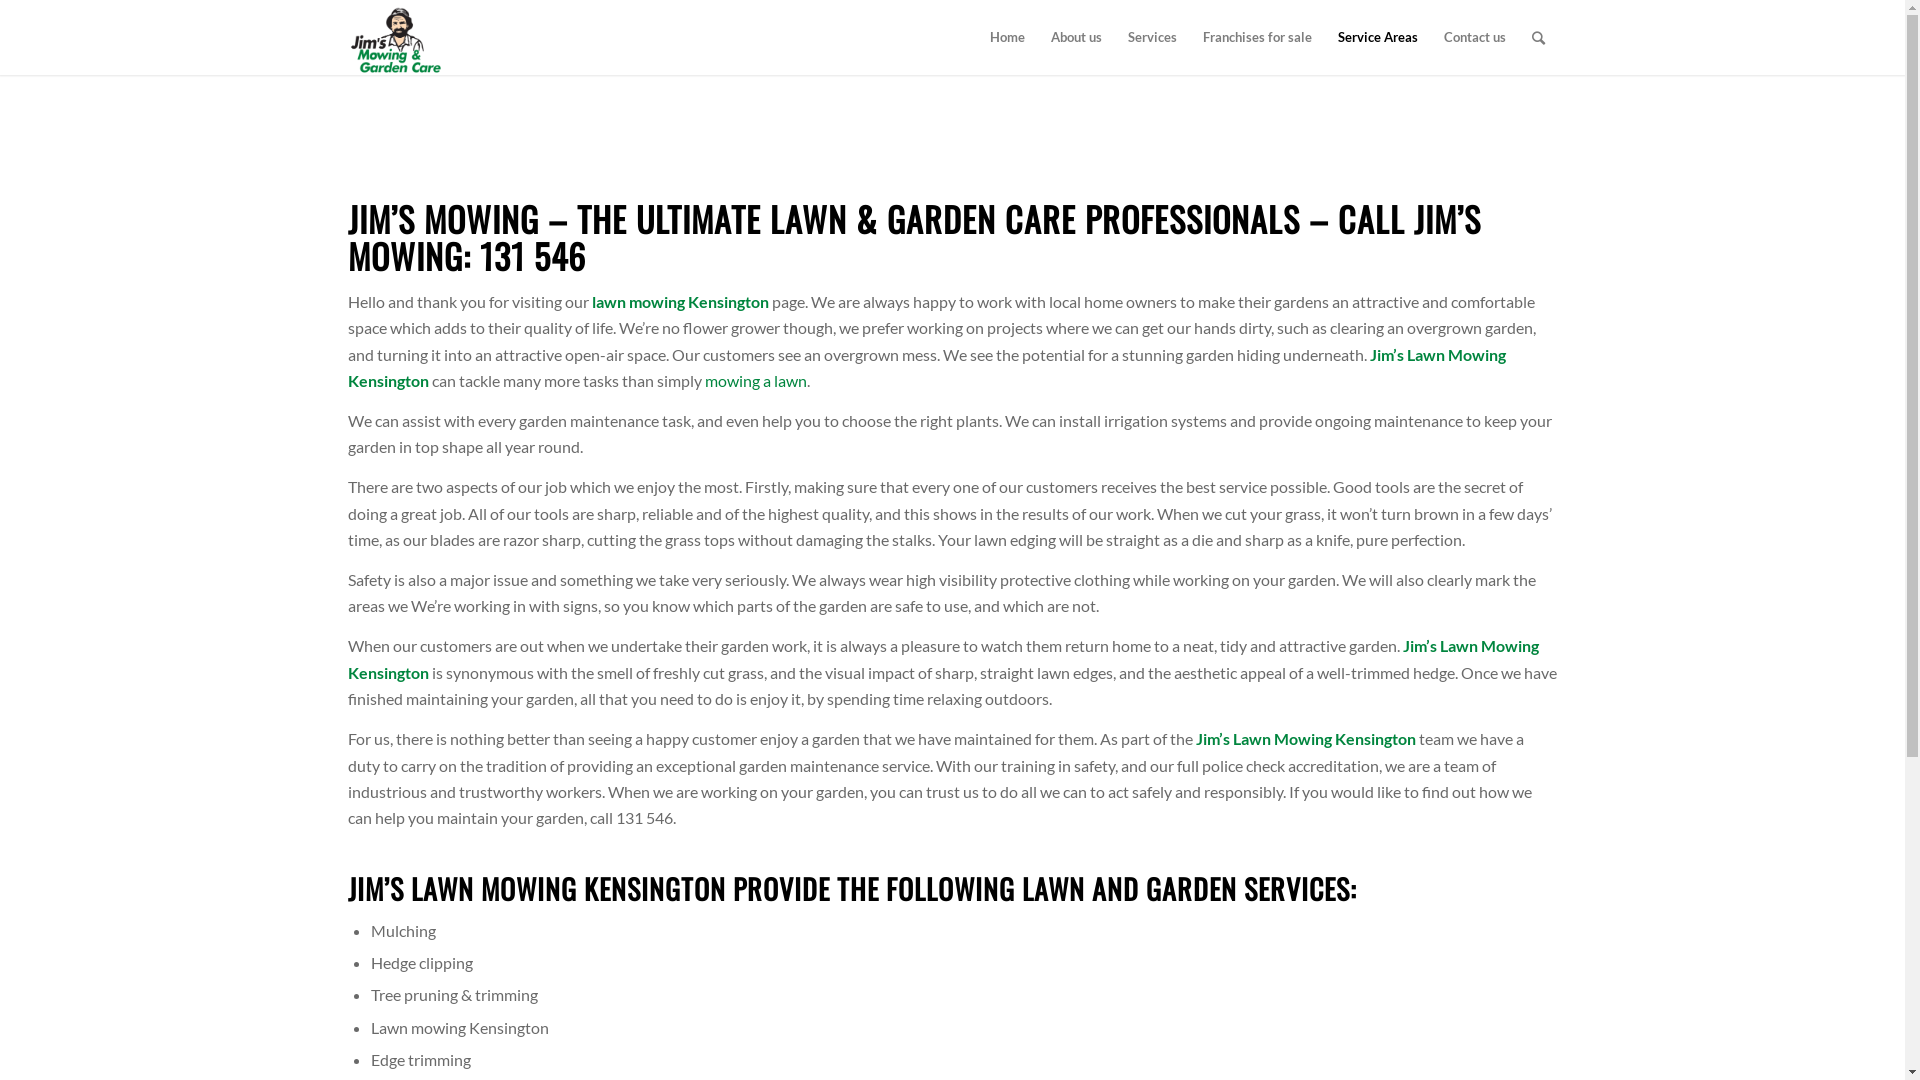 Image resolution: width=1920 pixels, height=1080 pixels. What do you see at coordinates (1151, 37) in the screenshot?
I see `'Services'` at bounding box center [1151, 37].